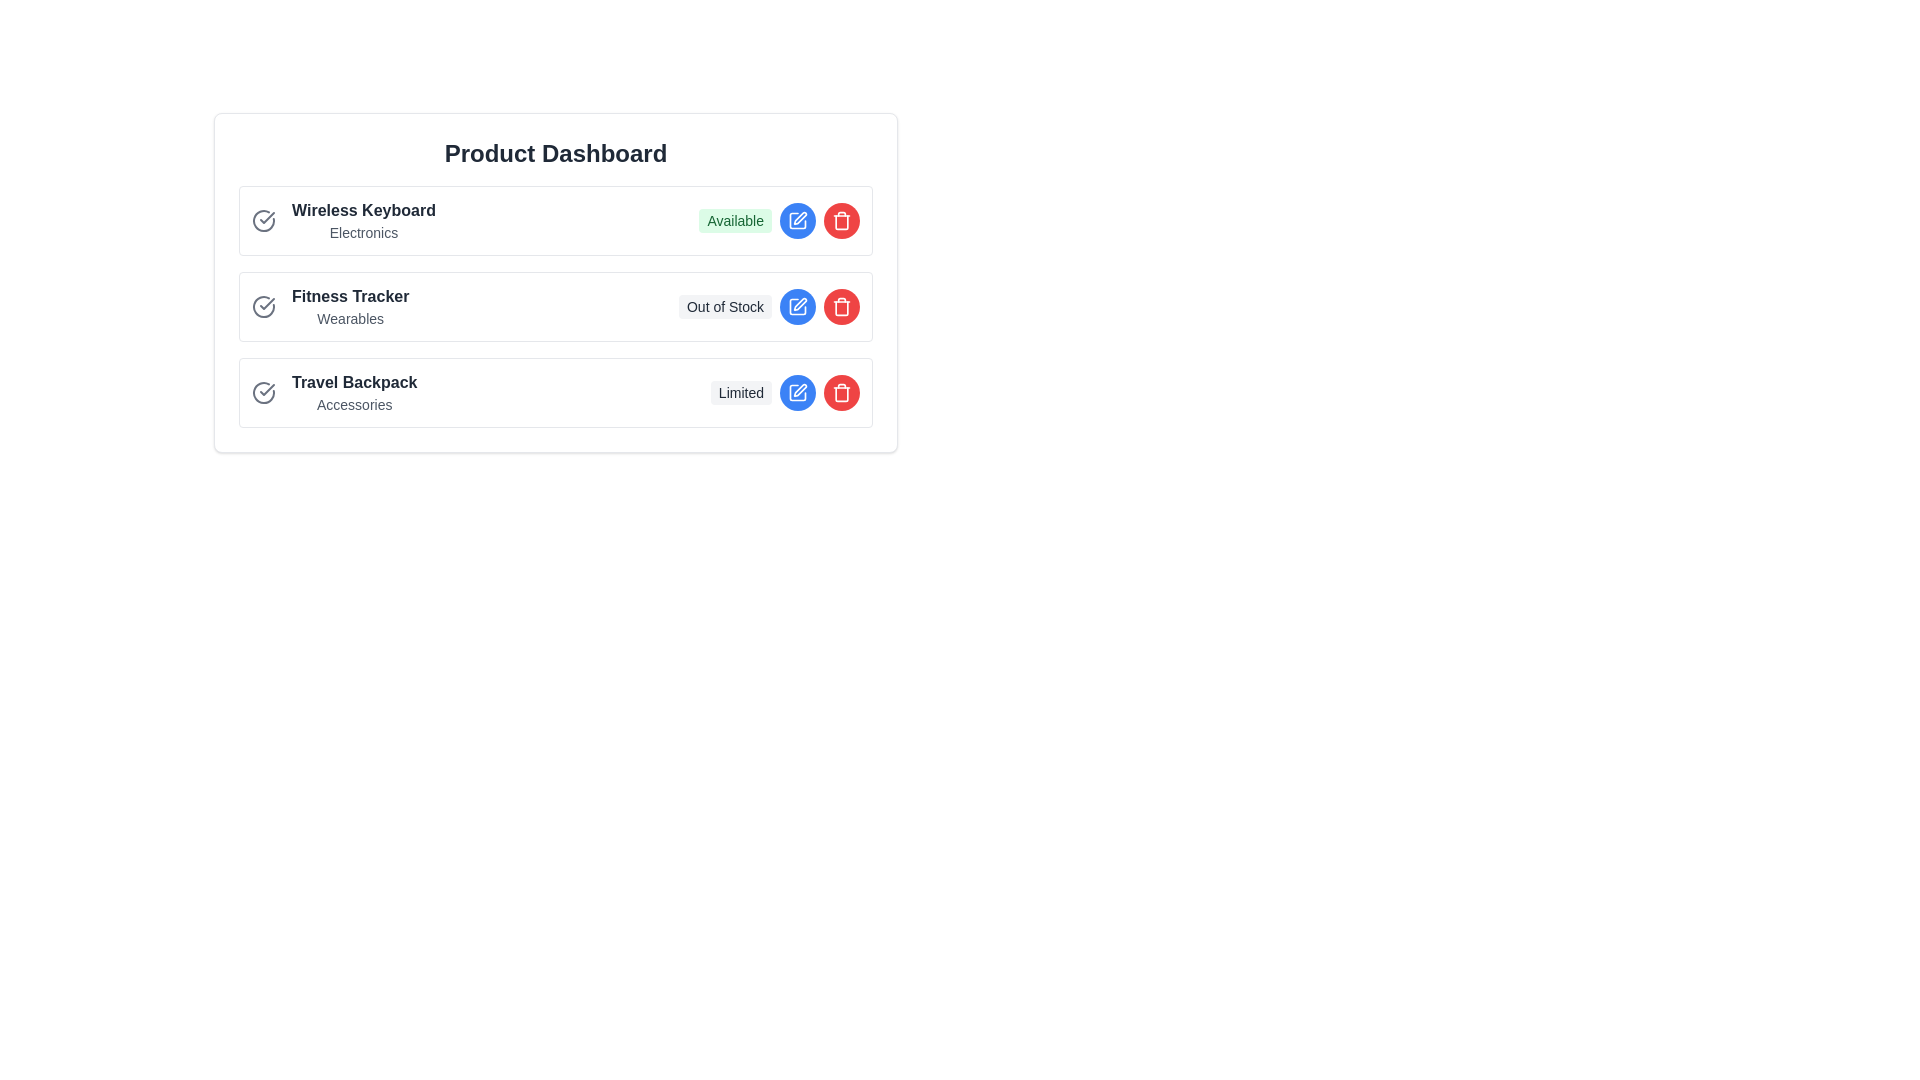 The height and width of the screenshot is (1080, 1920). What do you see at coordinates (841, 393) in the screenshot?
I see `the delete button for the product Travel Backpack` at bounding box center [841, 393].